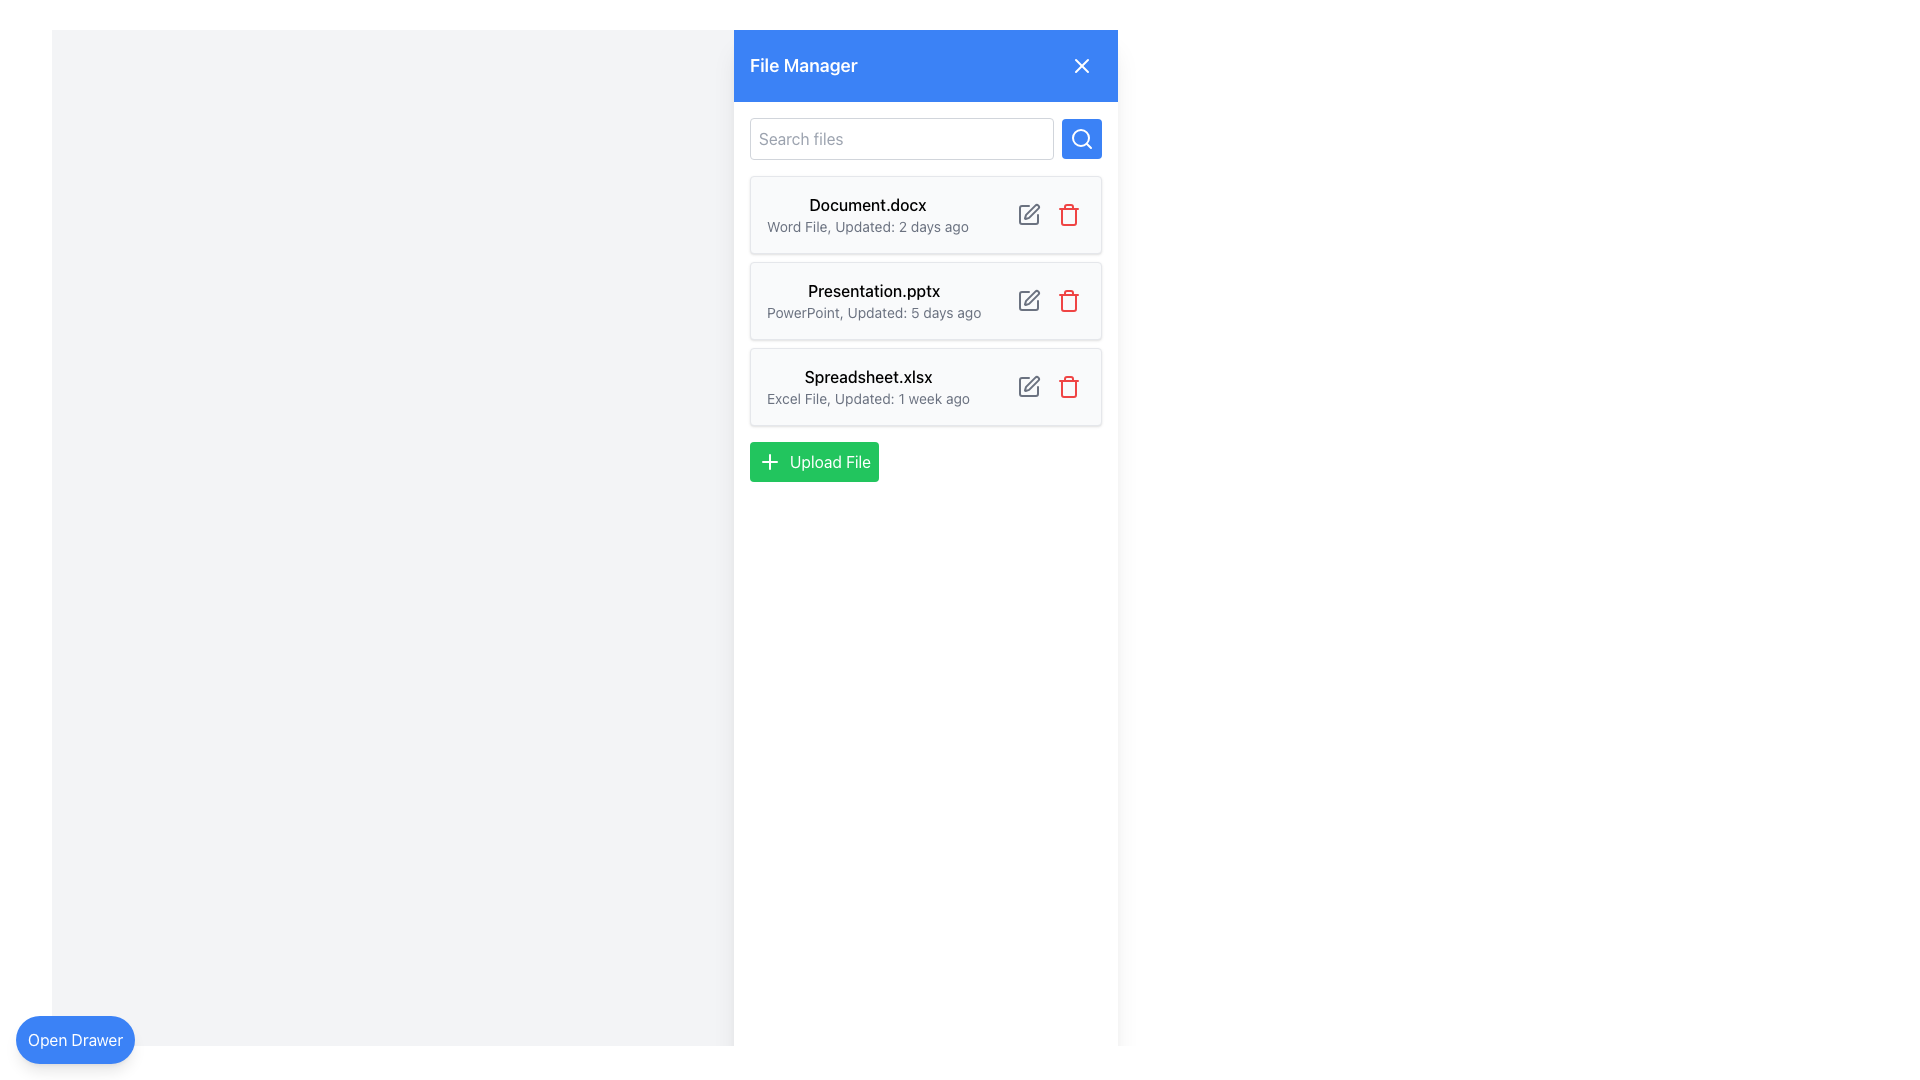  What do you see at coordinates (868, 386) in the screenshot?
I see `the file associated with the third entry in the file listing section, which displays the file name and additional metadata` at bounding box center [868, 386].